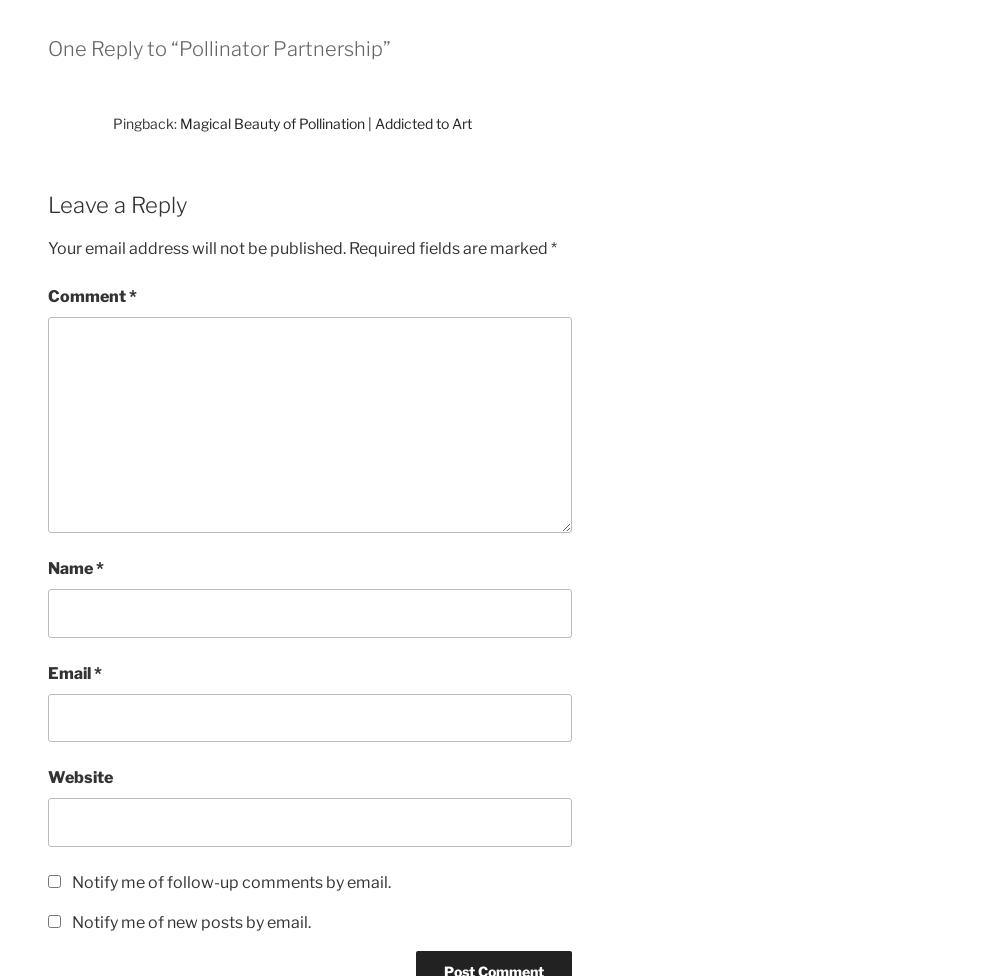 The image size is (1000, 976). I want to click on 'Required fields are marked', so click(449, 248).